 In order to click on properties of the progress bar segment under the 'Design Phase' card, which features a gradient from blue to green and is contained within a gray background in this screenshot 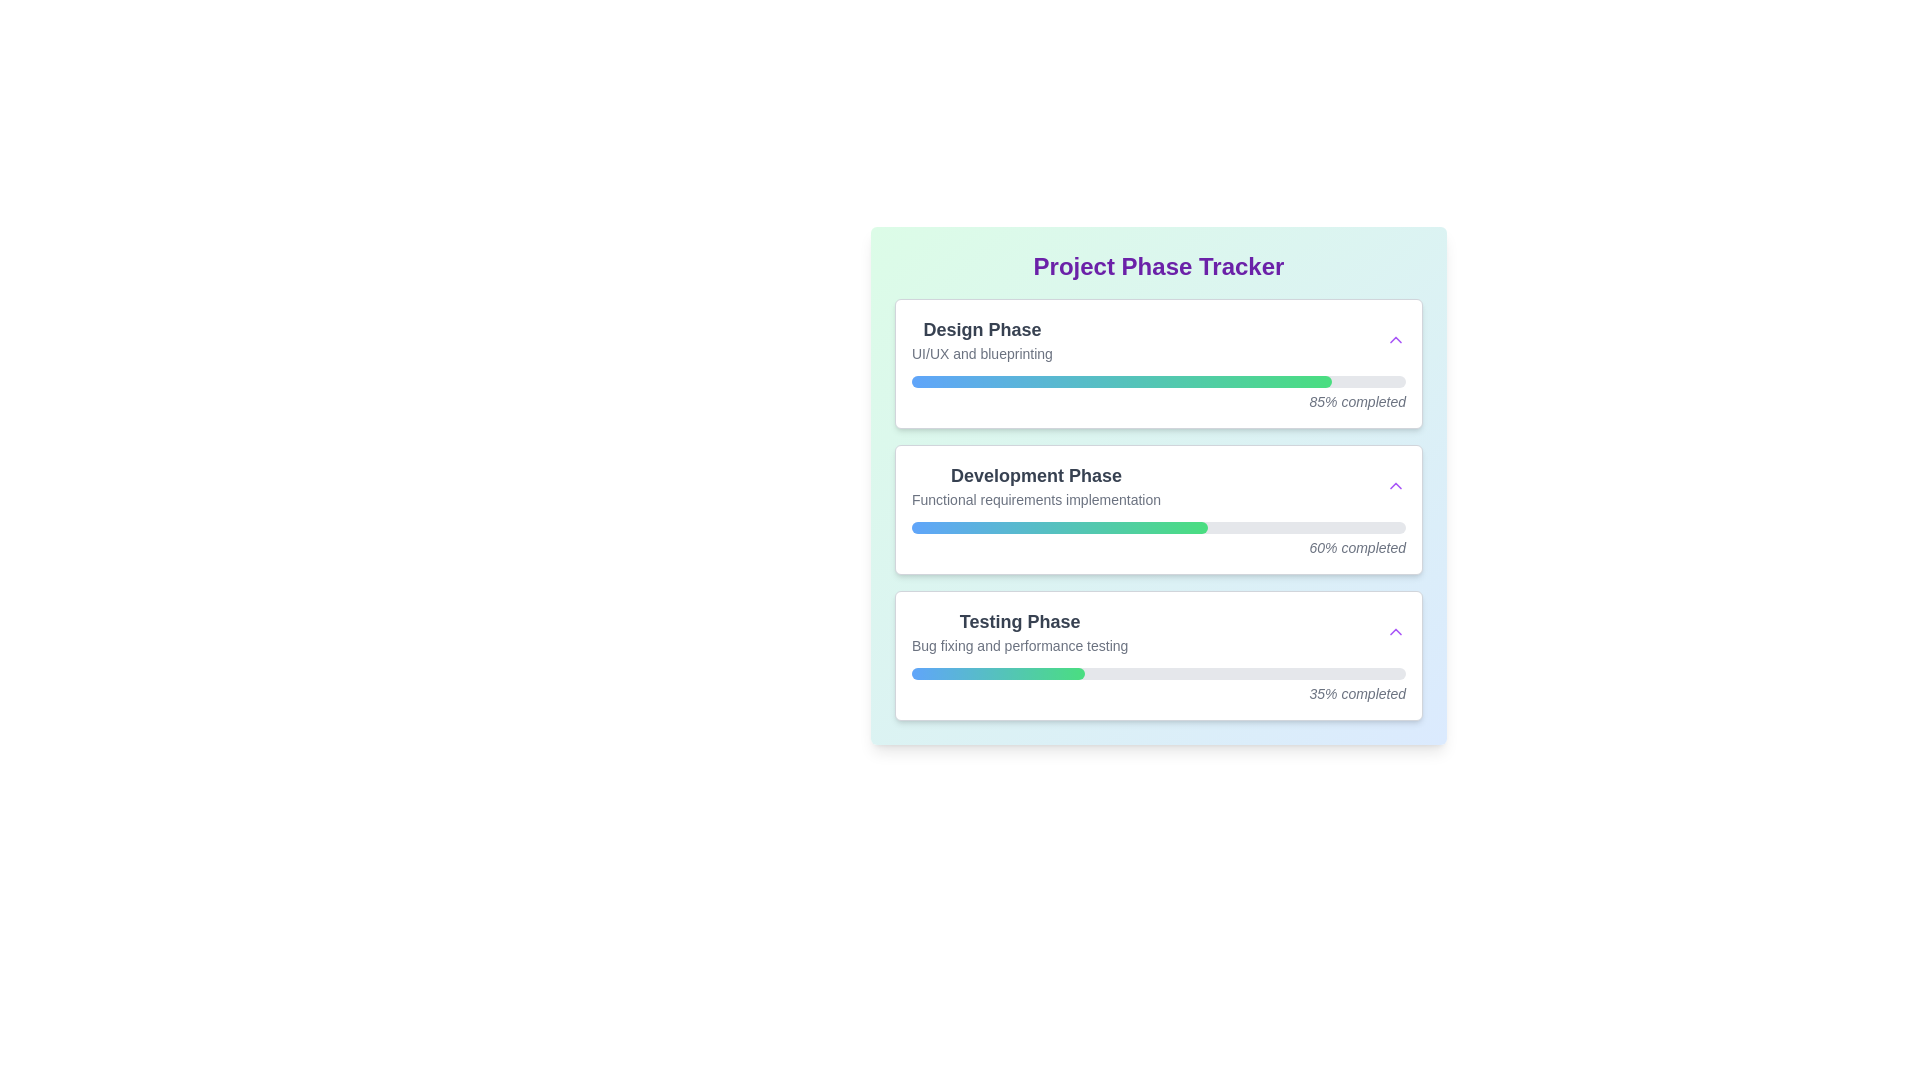, I will do `click(1121, 381)`.